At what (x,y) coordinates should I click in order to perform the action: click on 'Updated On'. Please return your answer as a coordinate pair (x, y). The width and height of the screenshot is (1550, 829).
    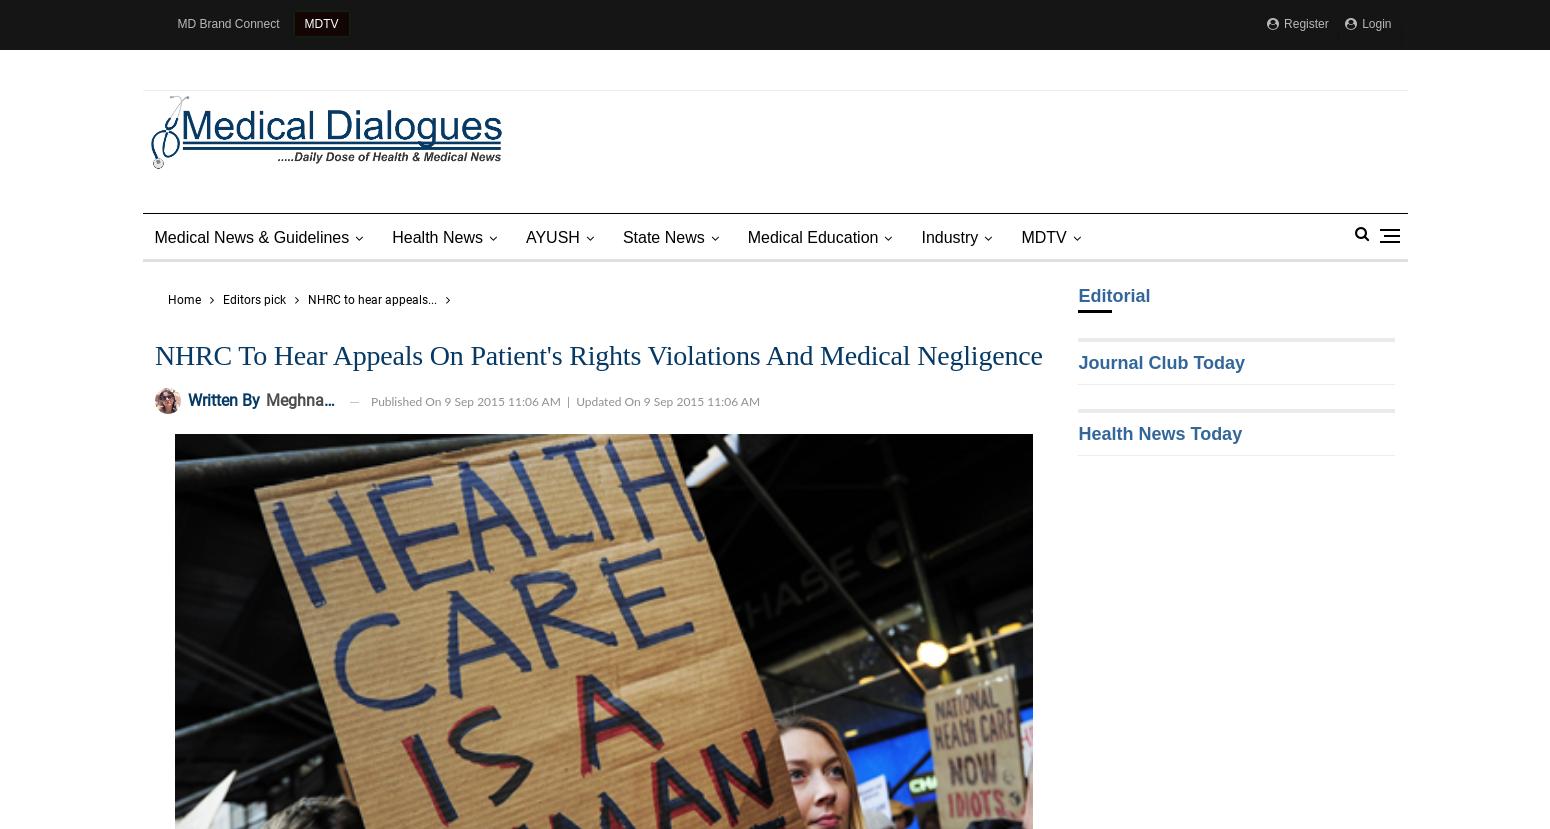
    Looking at the image, I should click on (609, 400).